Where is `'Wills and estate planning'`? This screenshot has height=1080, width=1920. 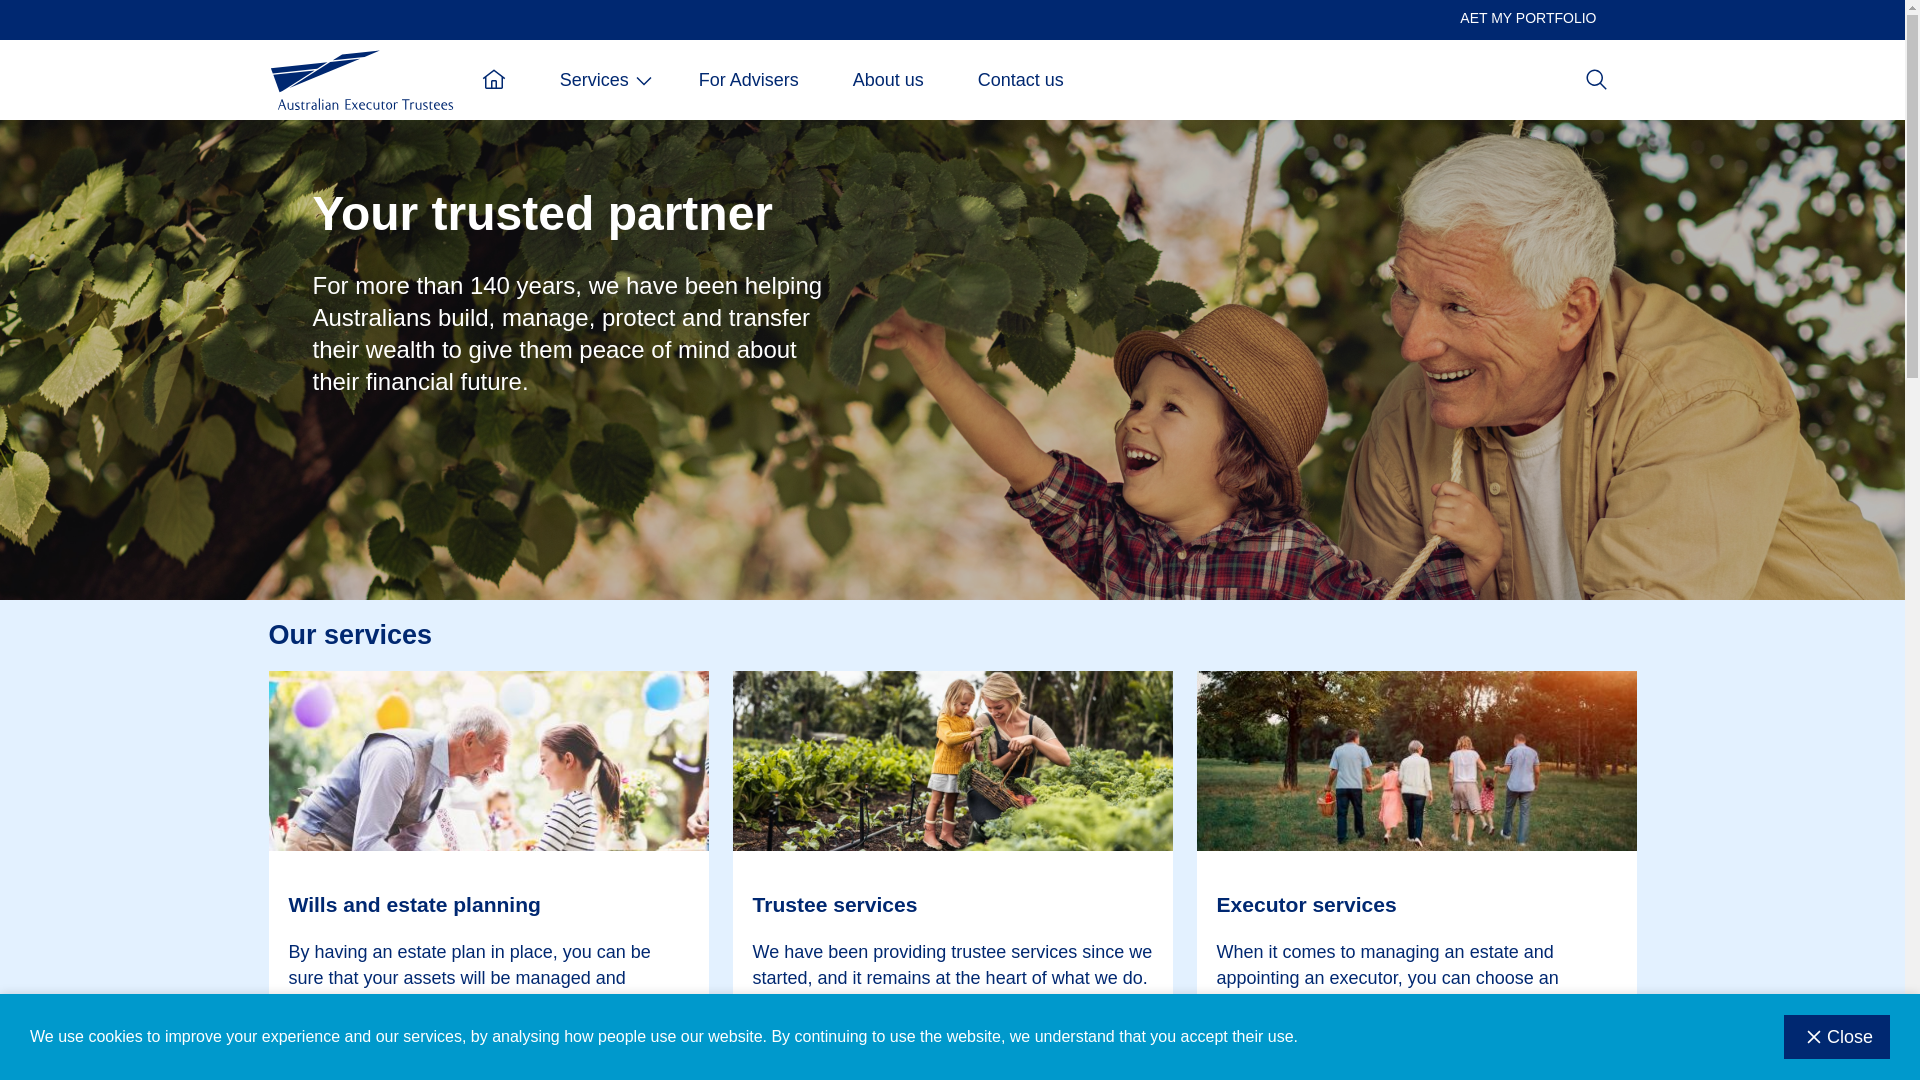 'Wills and estate planning' is located at coordinates (488, 905).